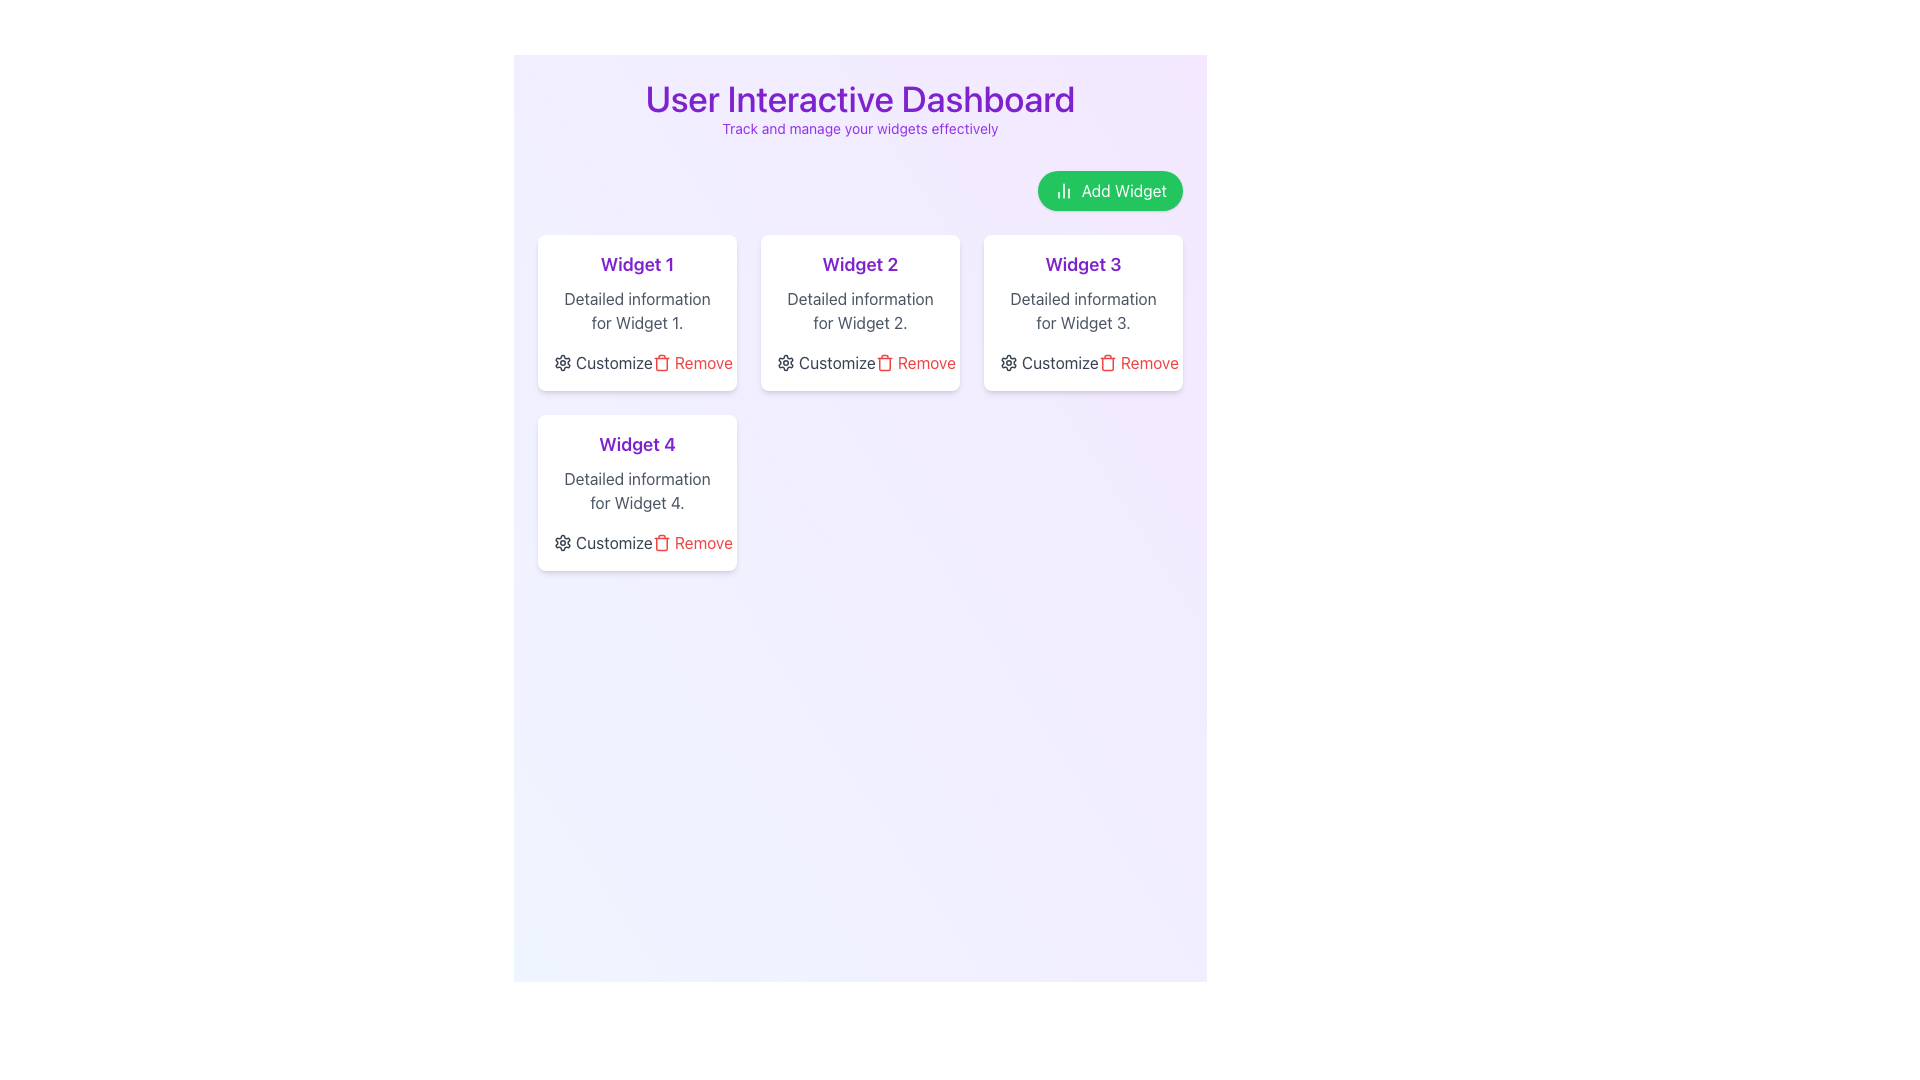  What do you see at coordinates (883, 362) in the screenshot?
I see `the 'Remove' icon, which is the first subcomponent of the 'Remove' button located to the right of the 'Customize' option in the second card of the widget grid` at bounding box center [883, 362].